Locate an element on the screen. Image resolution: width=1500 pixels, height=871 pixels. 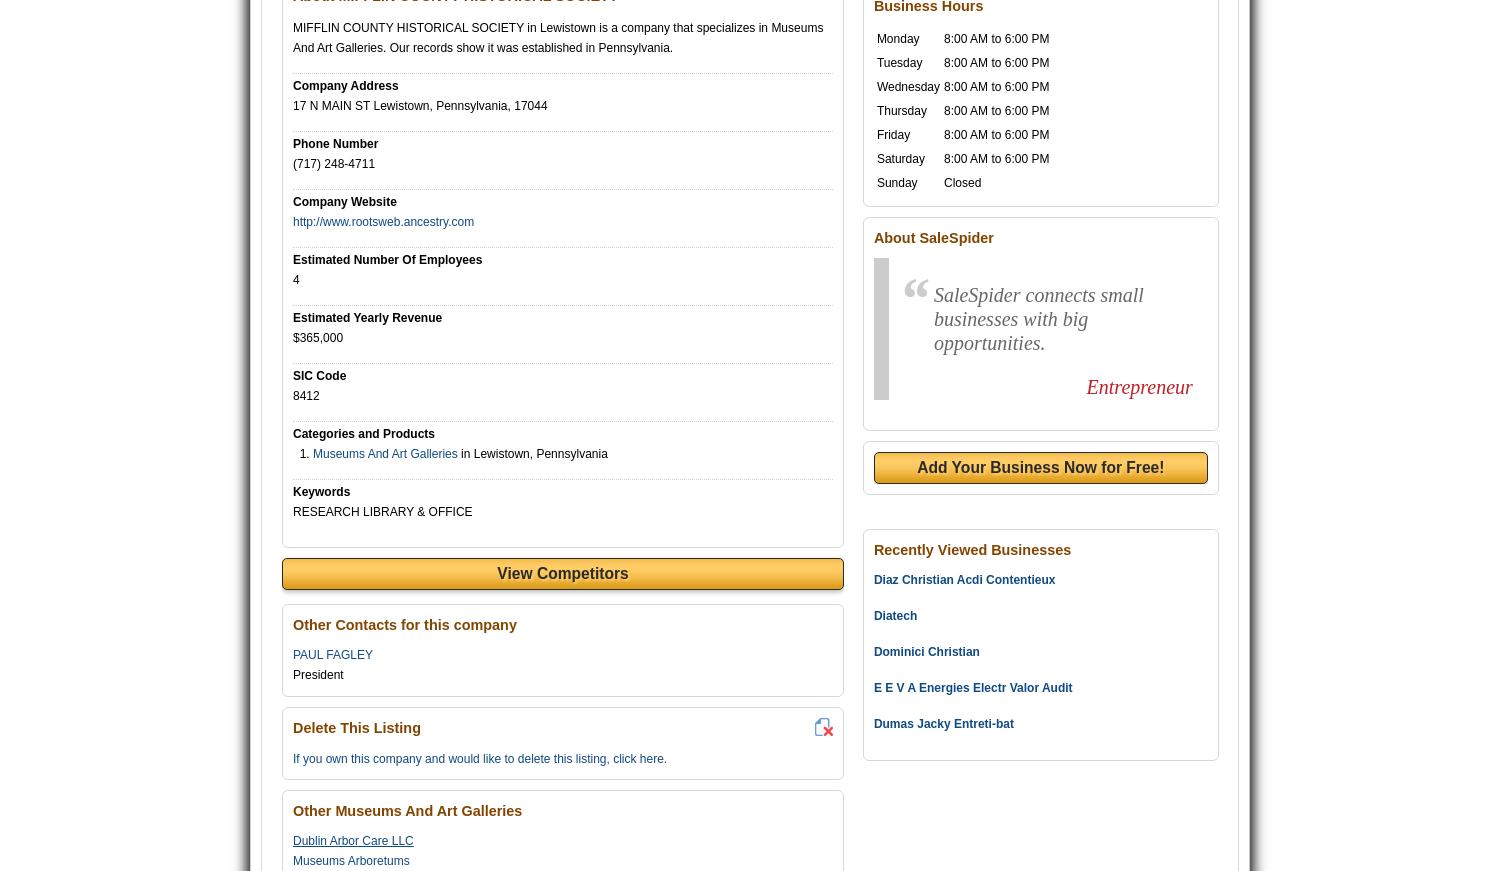
'Museums Arboretums' is located at coordinates (292, 860).